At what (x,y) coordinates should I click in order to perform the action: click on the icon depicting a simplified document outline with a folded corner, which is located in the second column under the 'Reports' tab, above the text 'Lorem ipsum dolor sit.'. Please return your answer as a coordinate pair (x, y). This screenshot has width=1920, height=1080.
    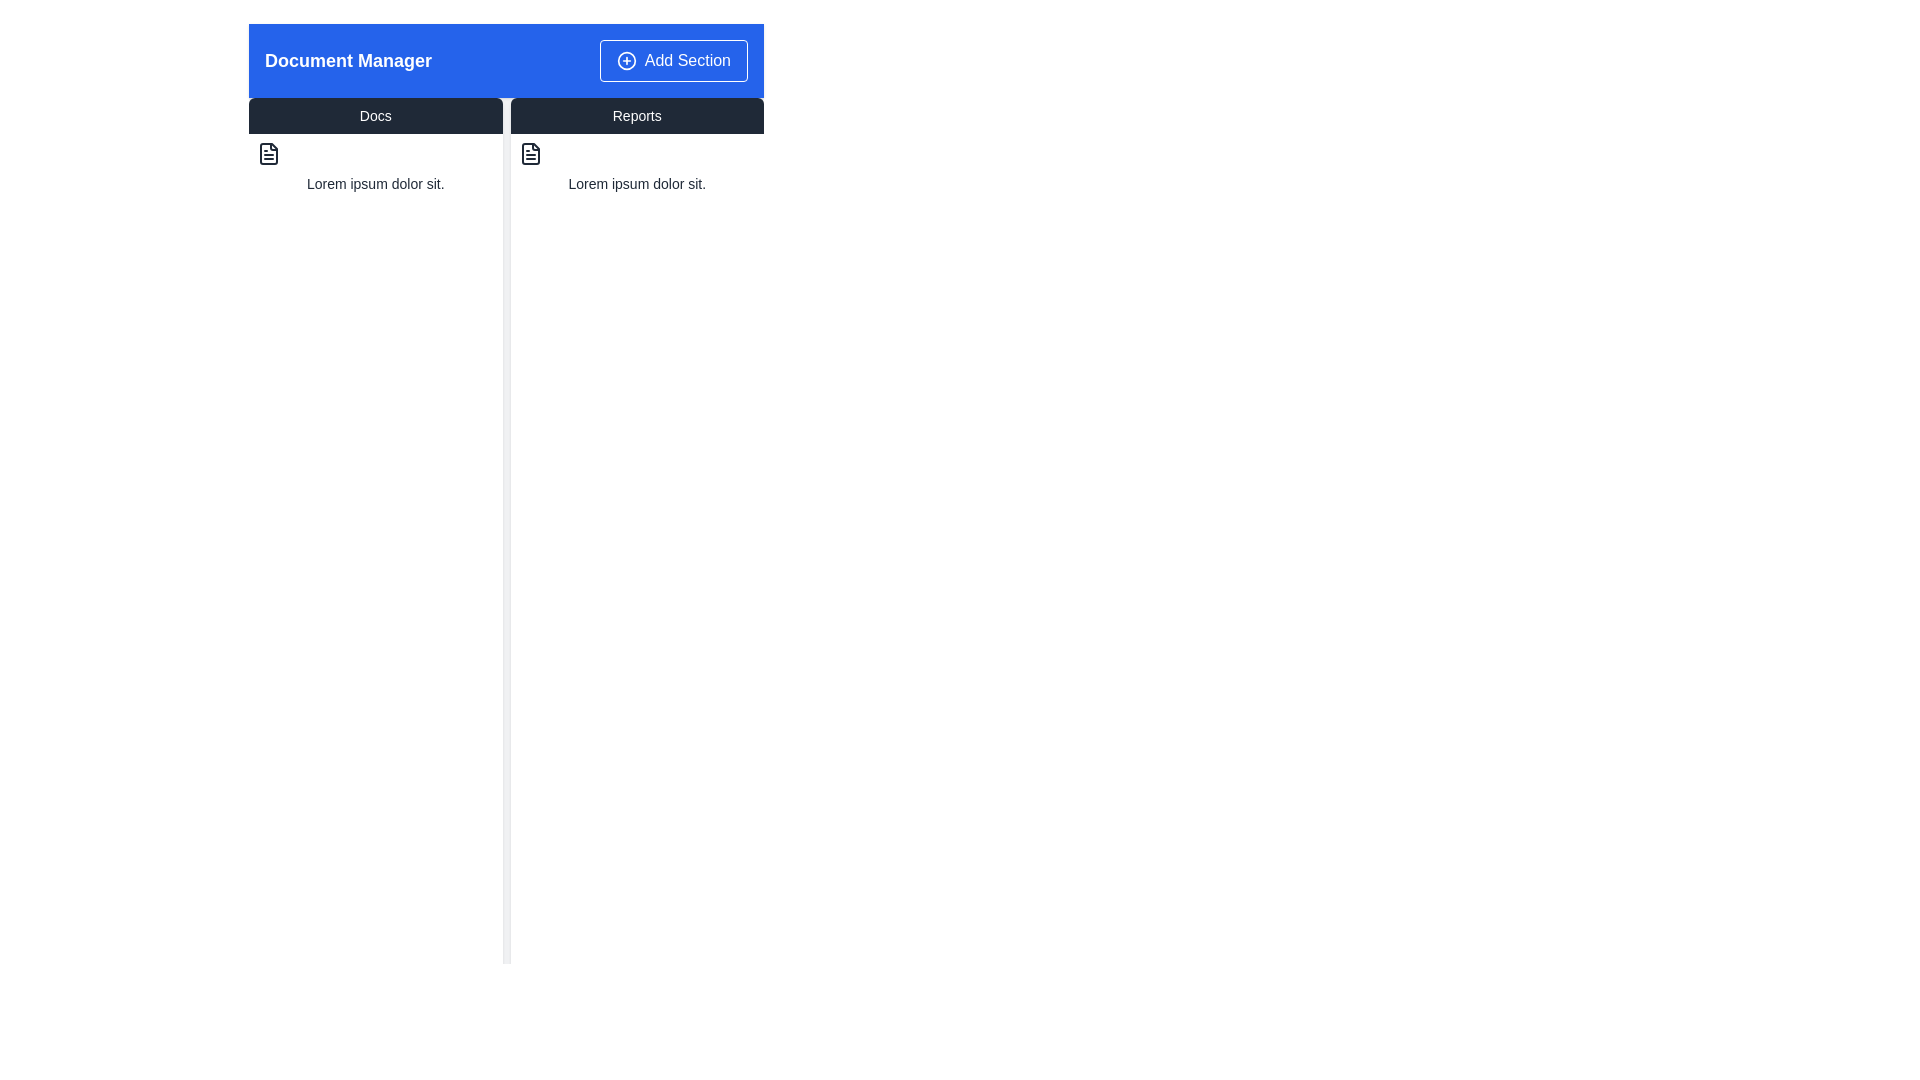
    Looking at the image, I should click on (530, 153).